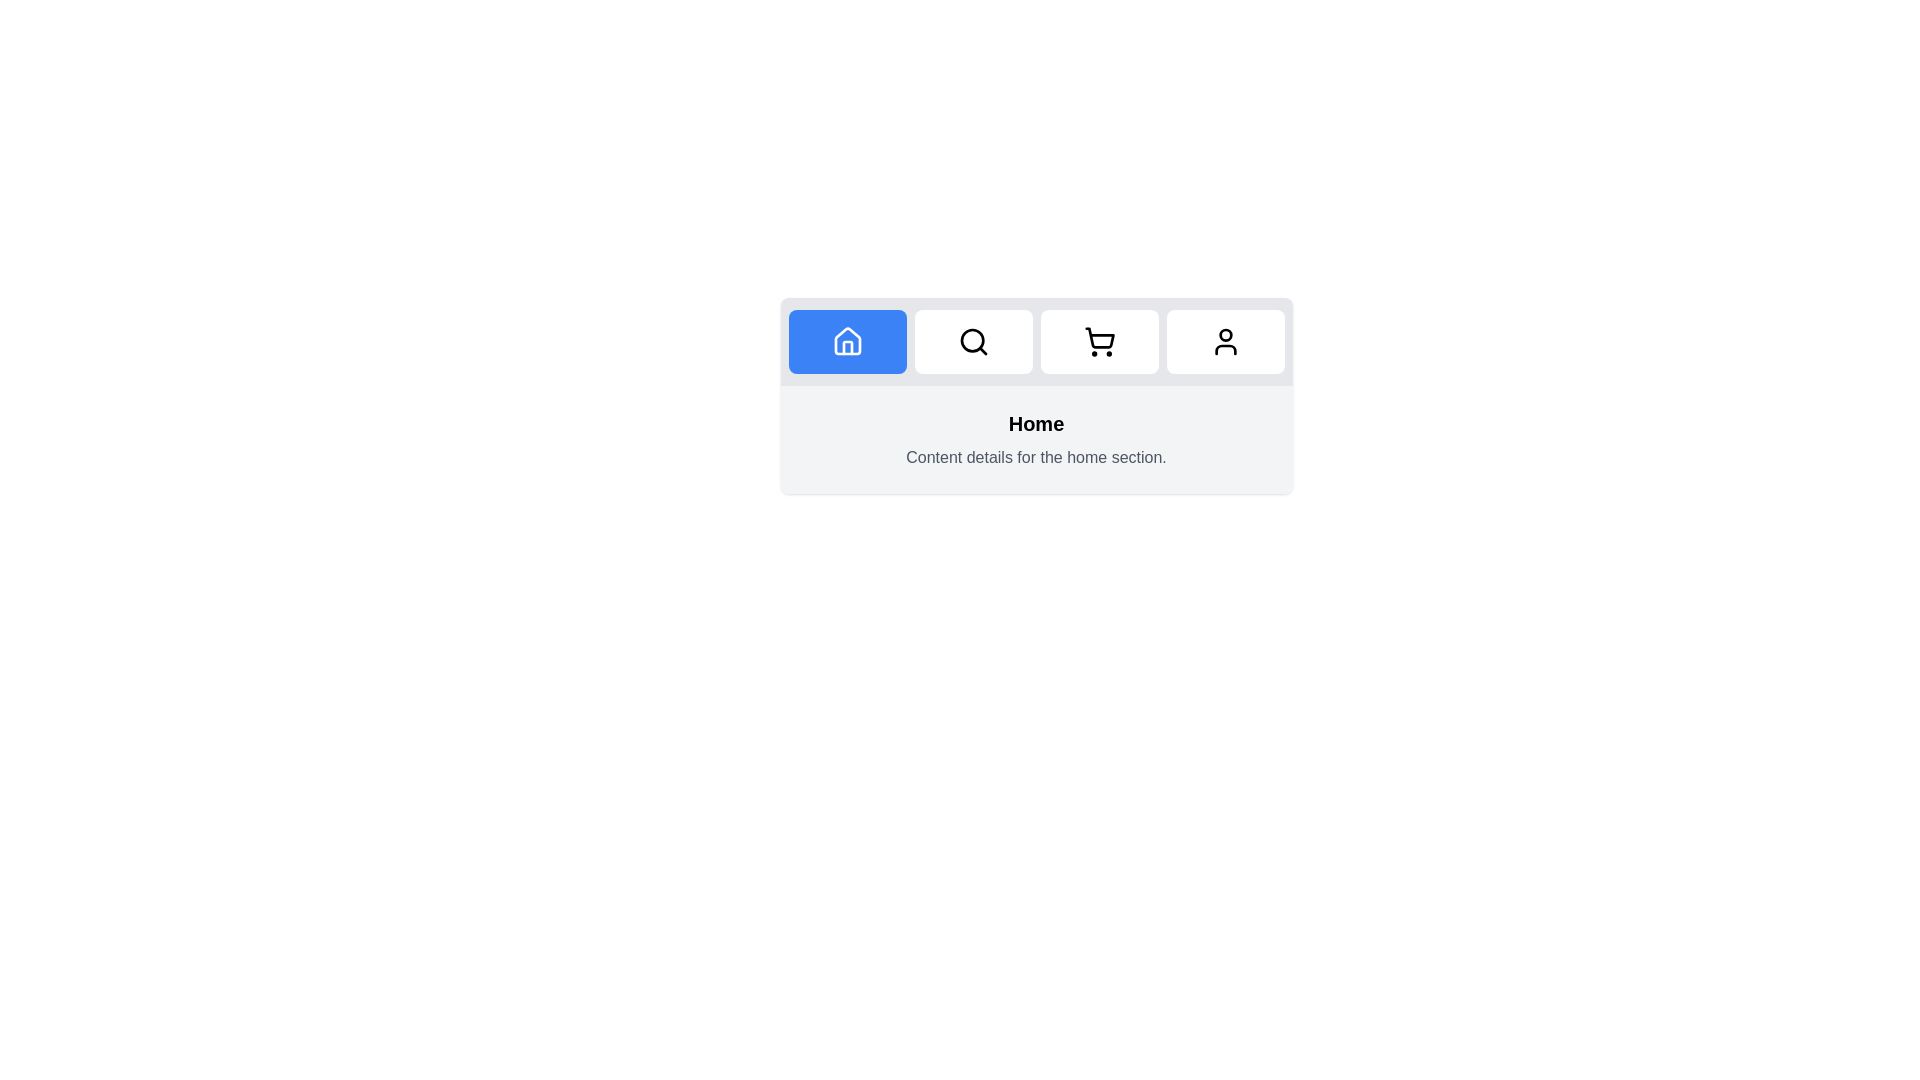 The width and height of the screenshot is (1920, 1080). I want to click on the user icon button, which is a rectangular button with a white background and rounded borders located in the top-right corner of a four-column grid layout, so click(1224, 341).